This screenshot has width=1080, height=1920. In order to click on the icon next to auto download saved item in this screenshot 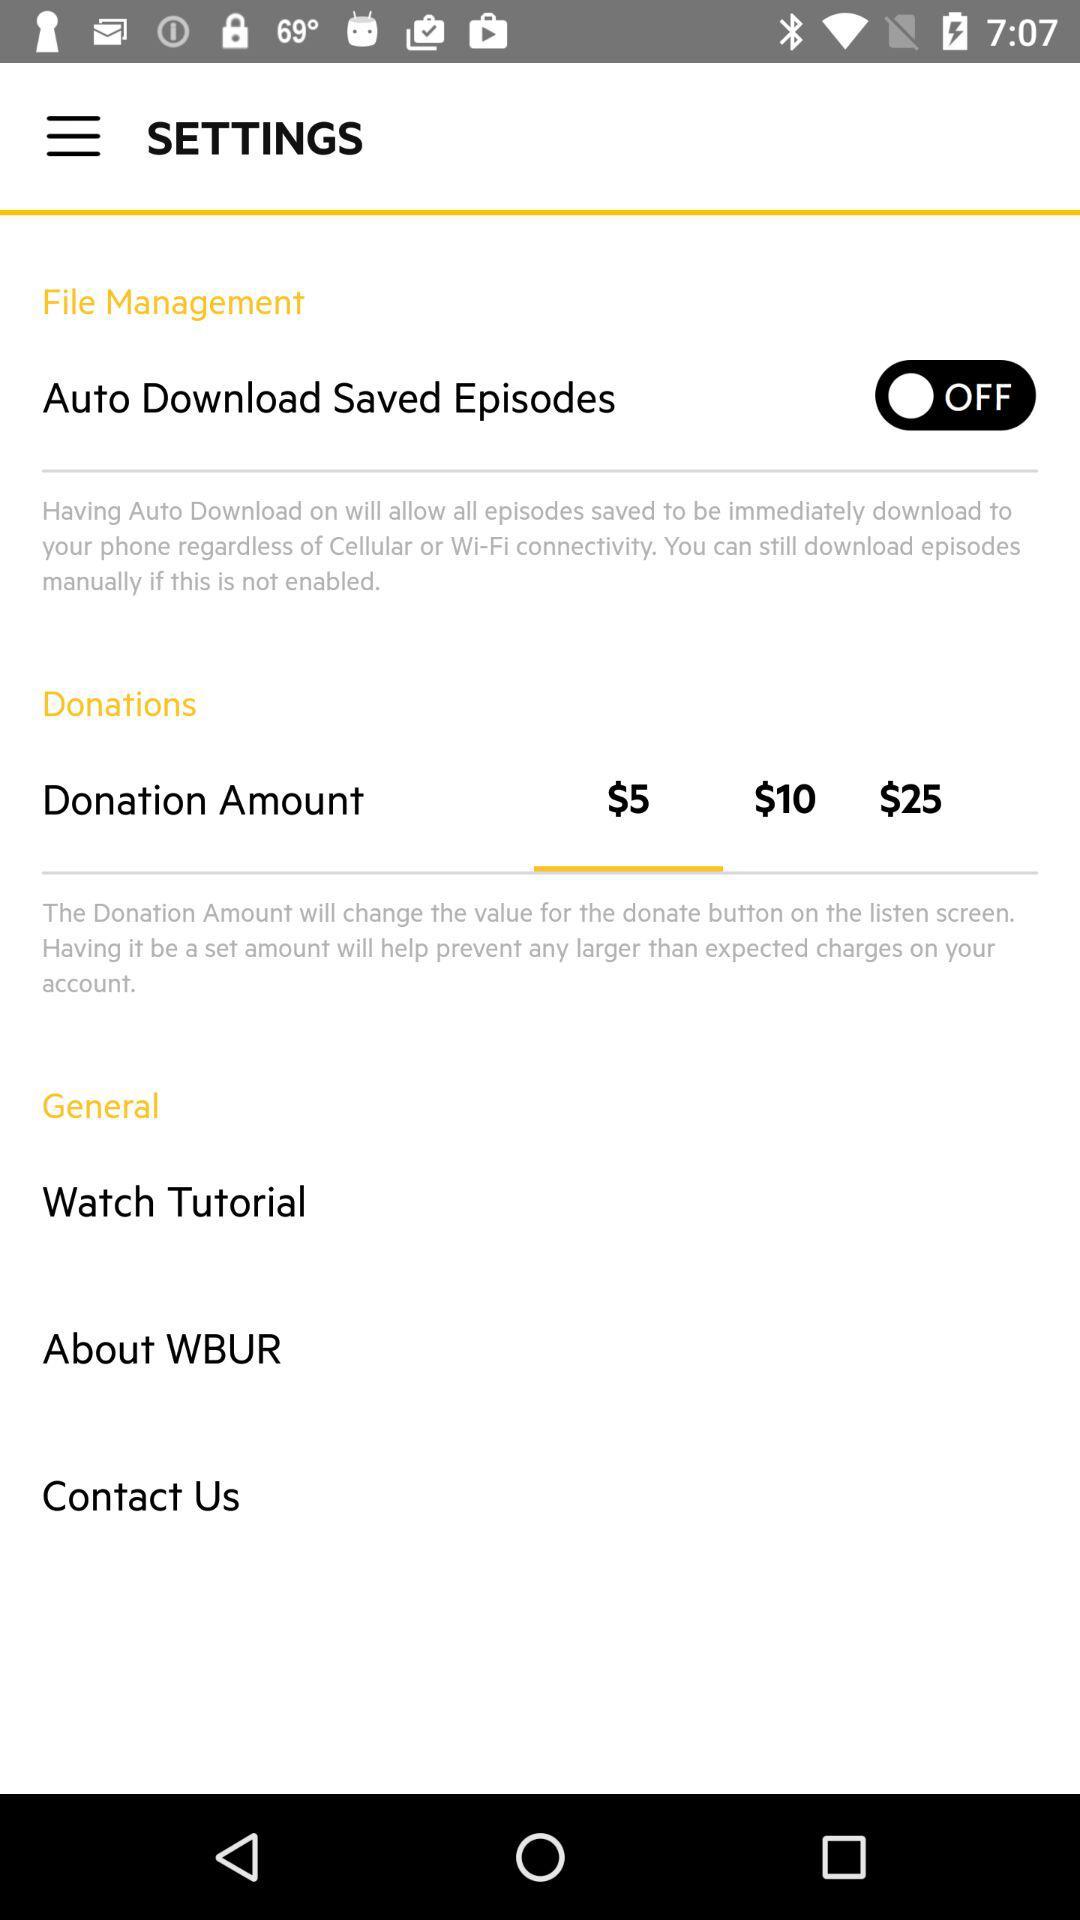, I will do `click(955, 395)`.